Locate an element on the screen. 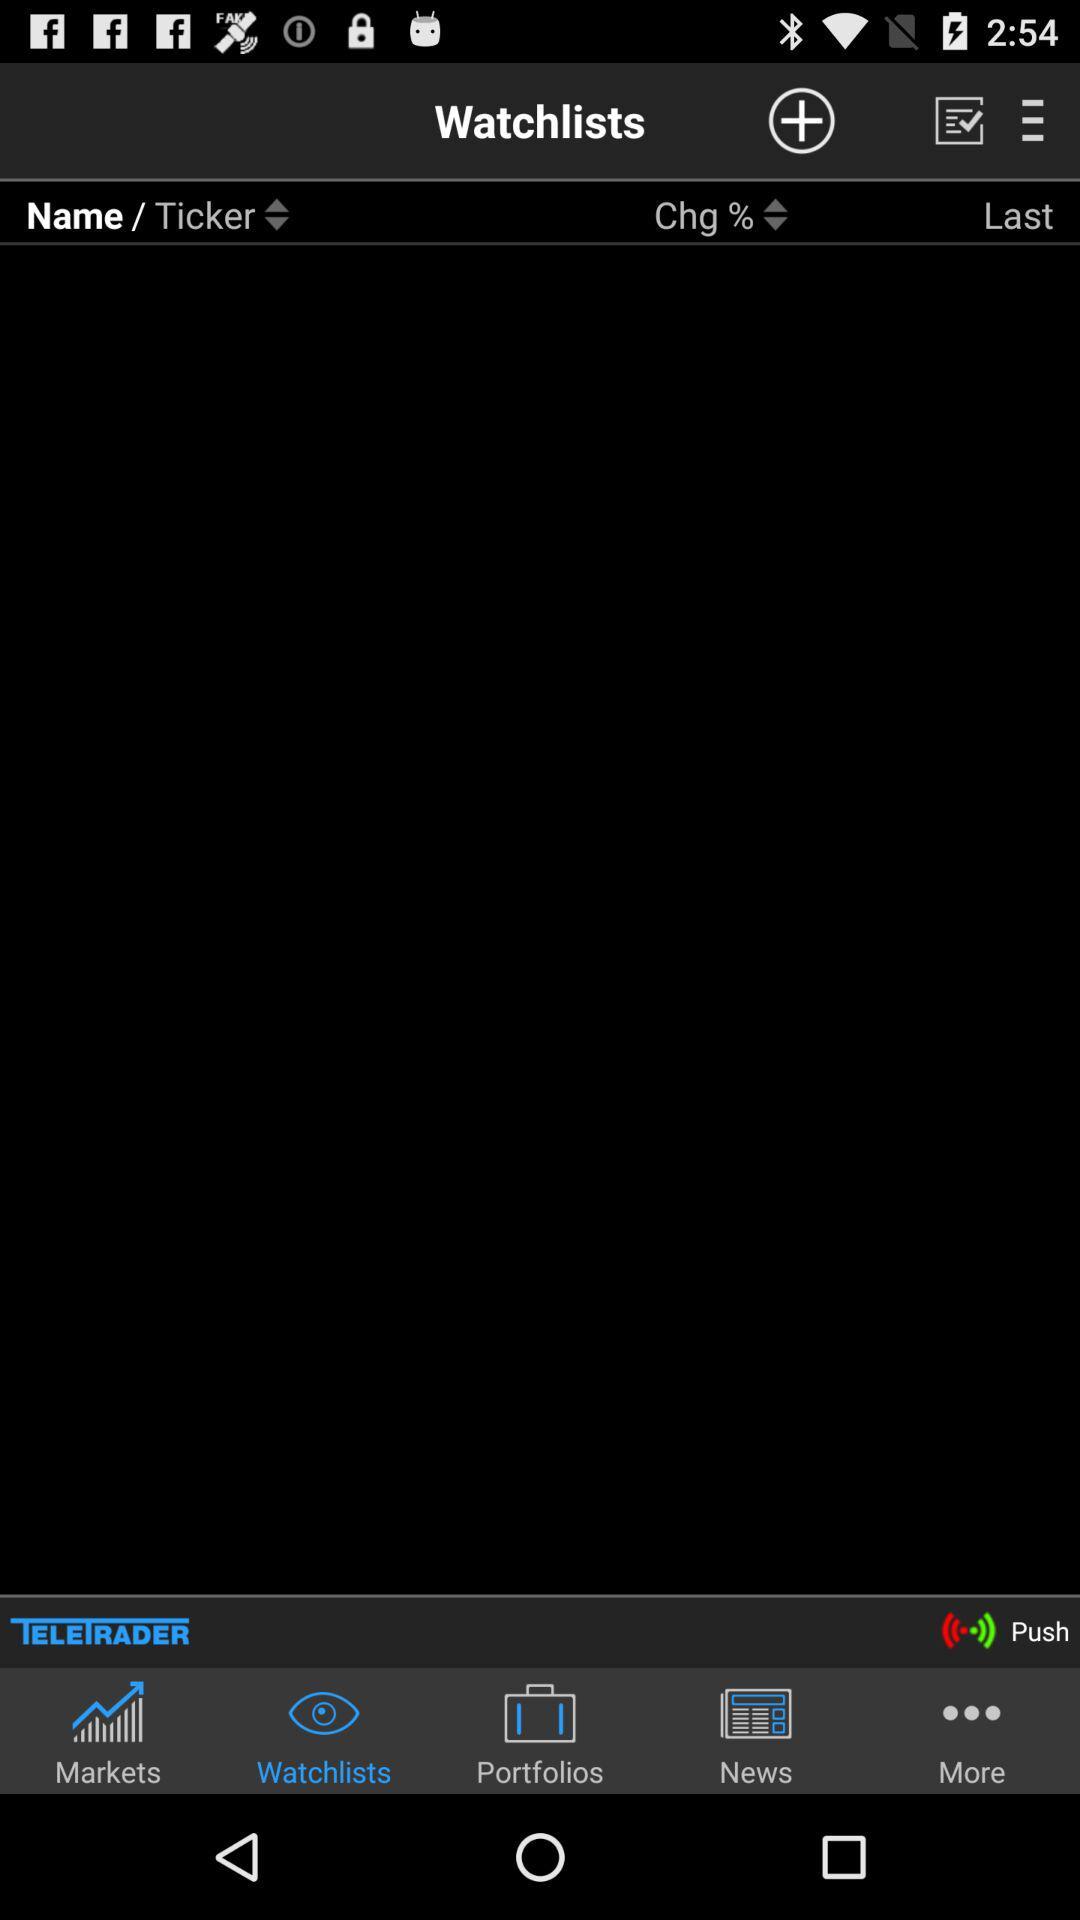 Image resolution: width=1080 pixels, height=1920 pixels. item to the left of the more item is located at coordinates (756, 1732).